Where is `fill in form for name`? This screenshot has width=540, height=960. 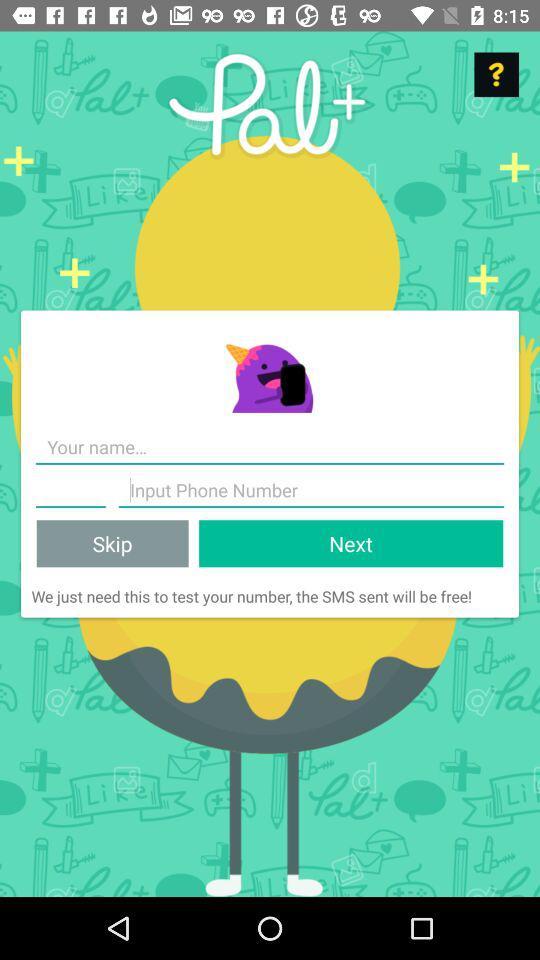 fill in form for name is located at coordinates (270, 447).